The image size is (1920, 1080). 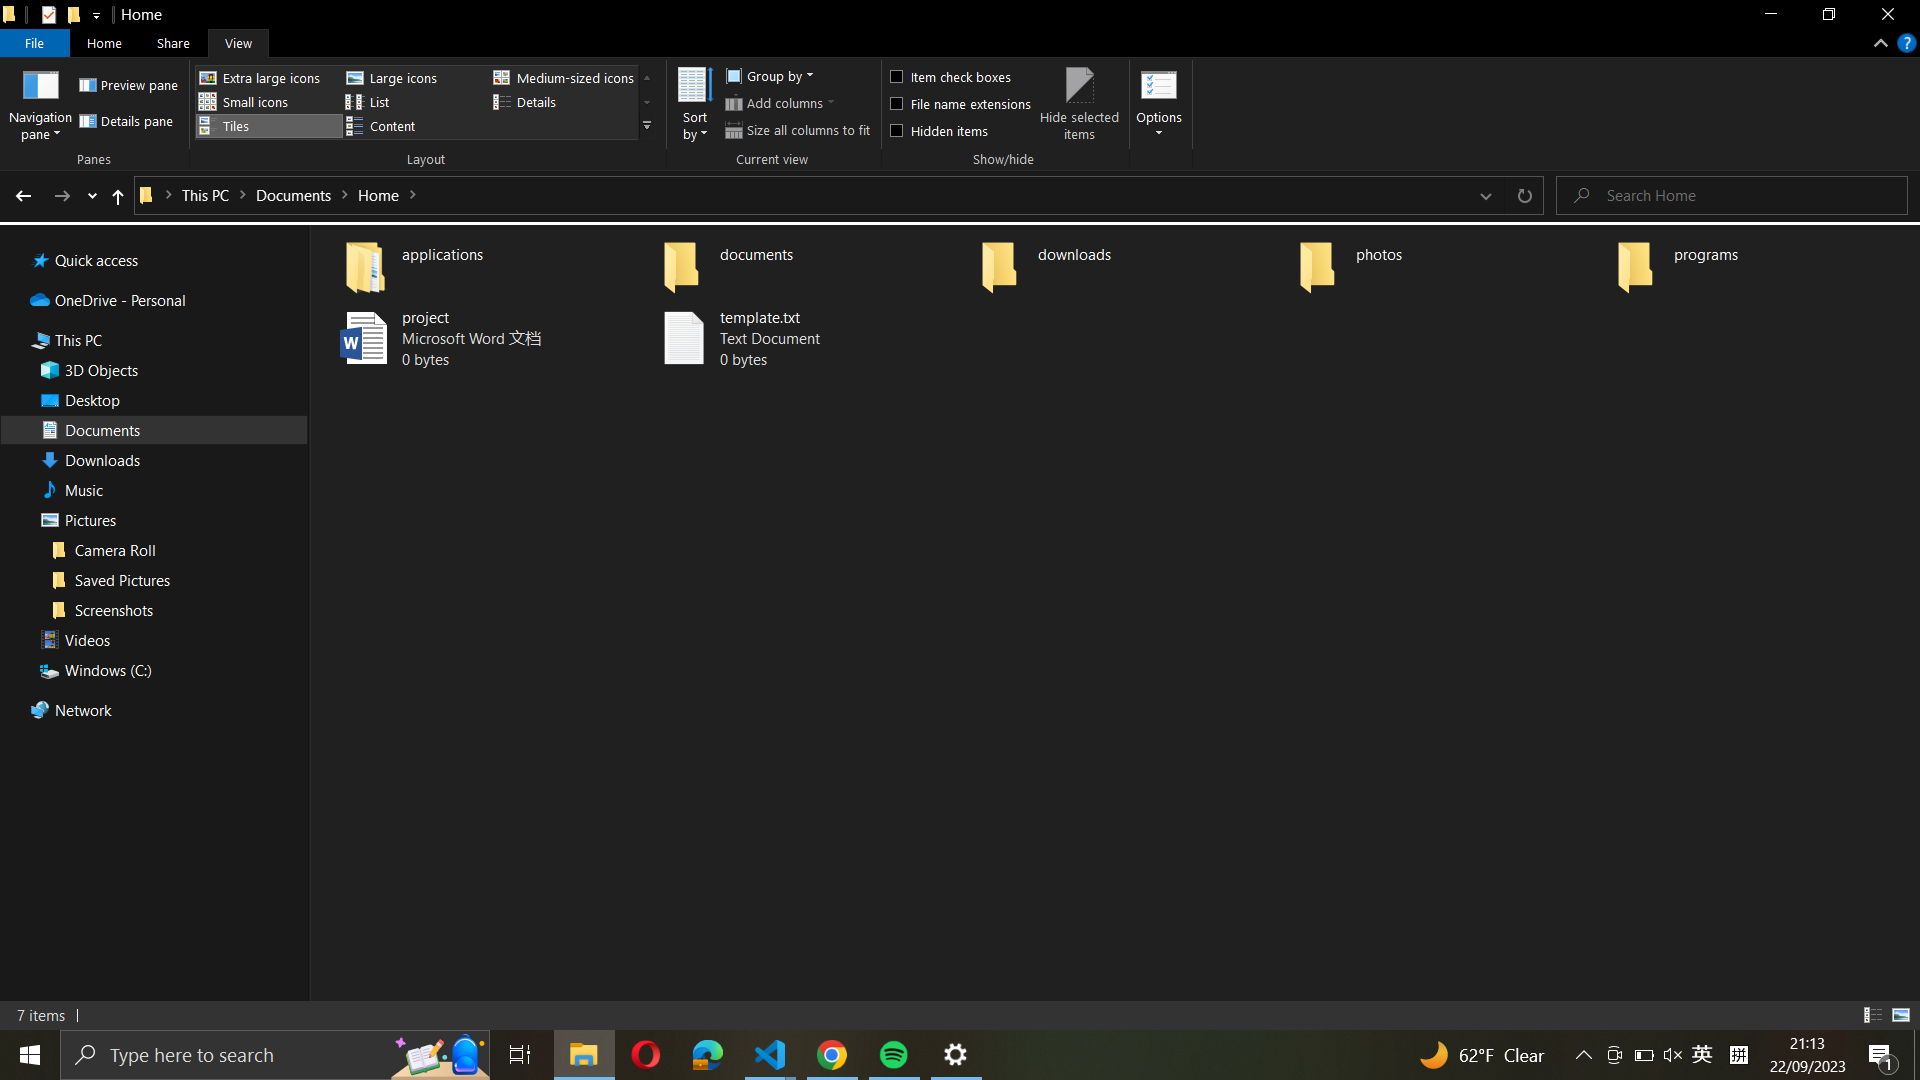 What do you see at coordinates (1132, 261) in the screenshot?
I see `the "downloads" directory and highlight all files within` at bounding box center [1132, 261].